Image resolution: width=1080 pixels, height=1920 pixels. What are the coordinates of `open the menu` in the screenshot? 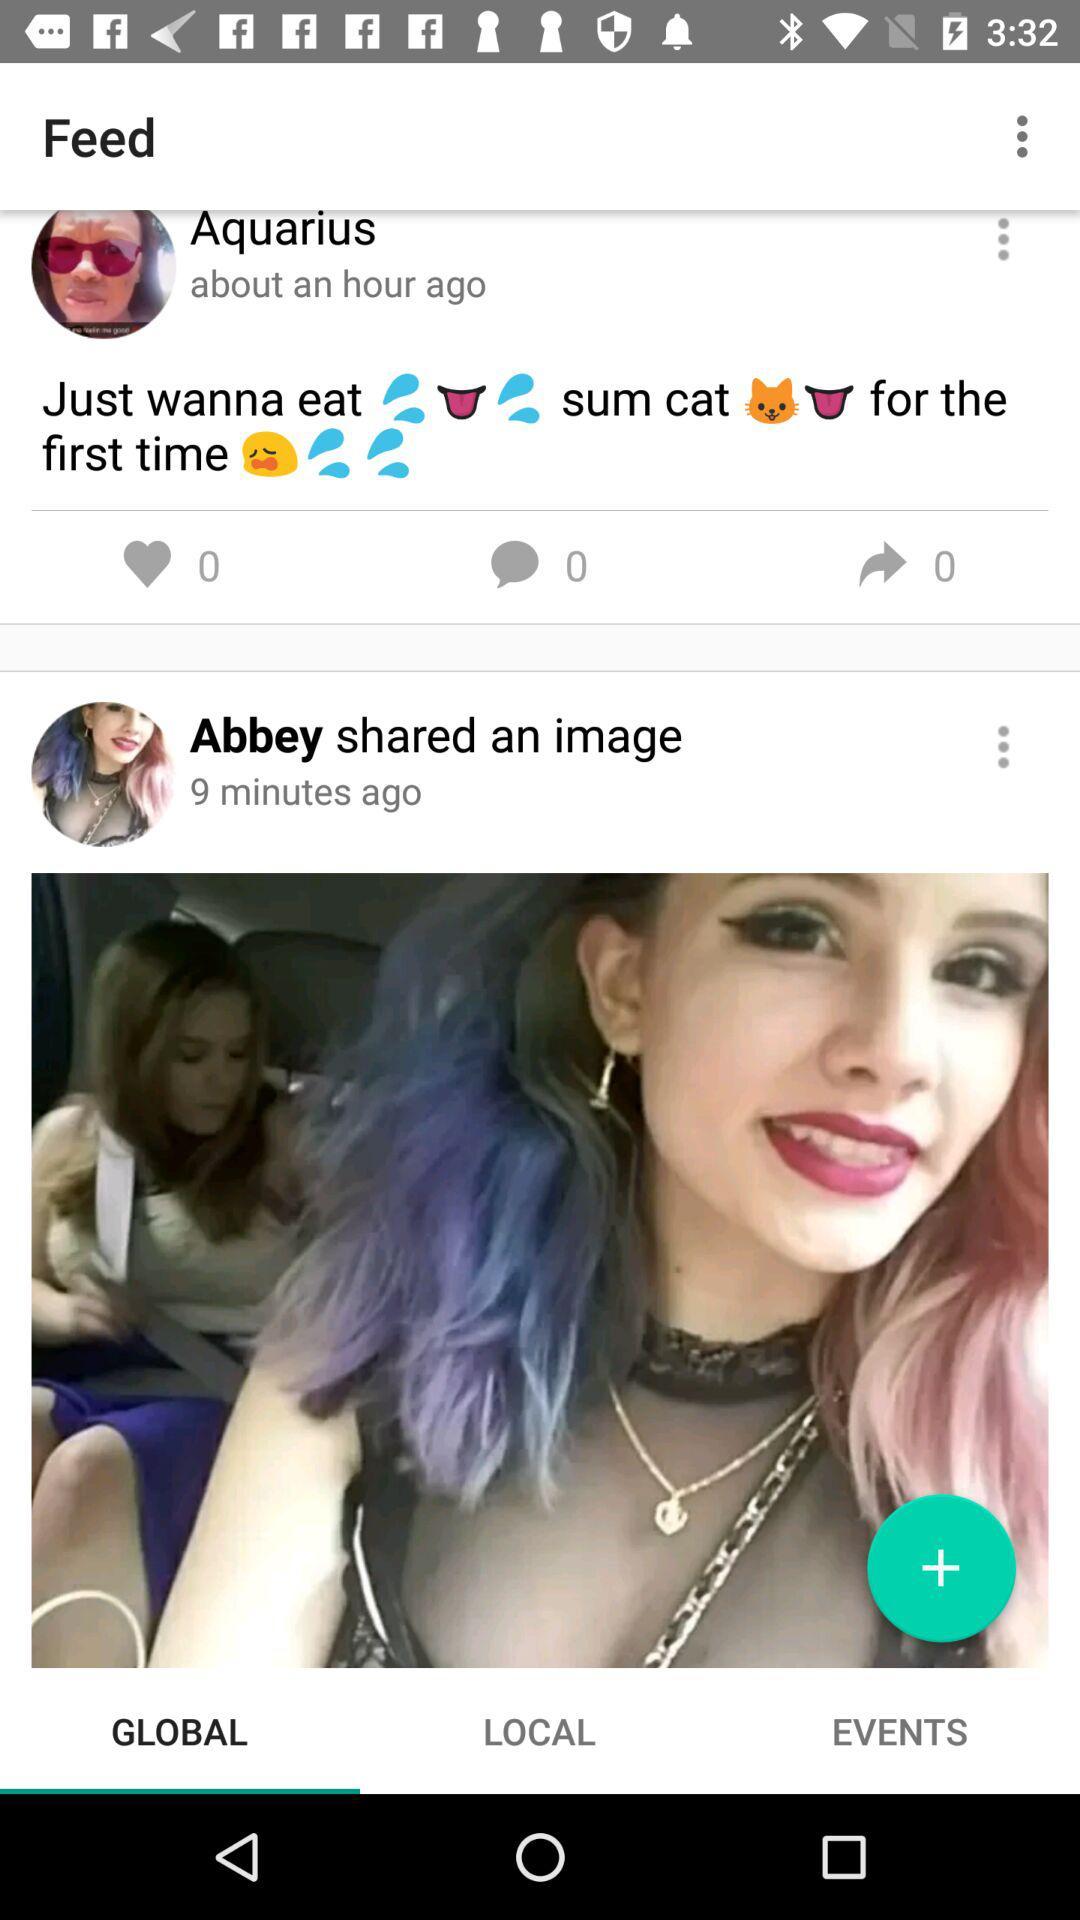 It's located at (1003, 240).